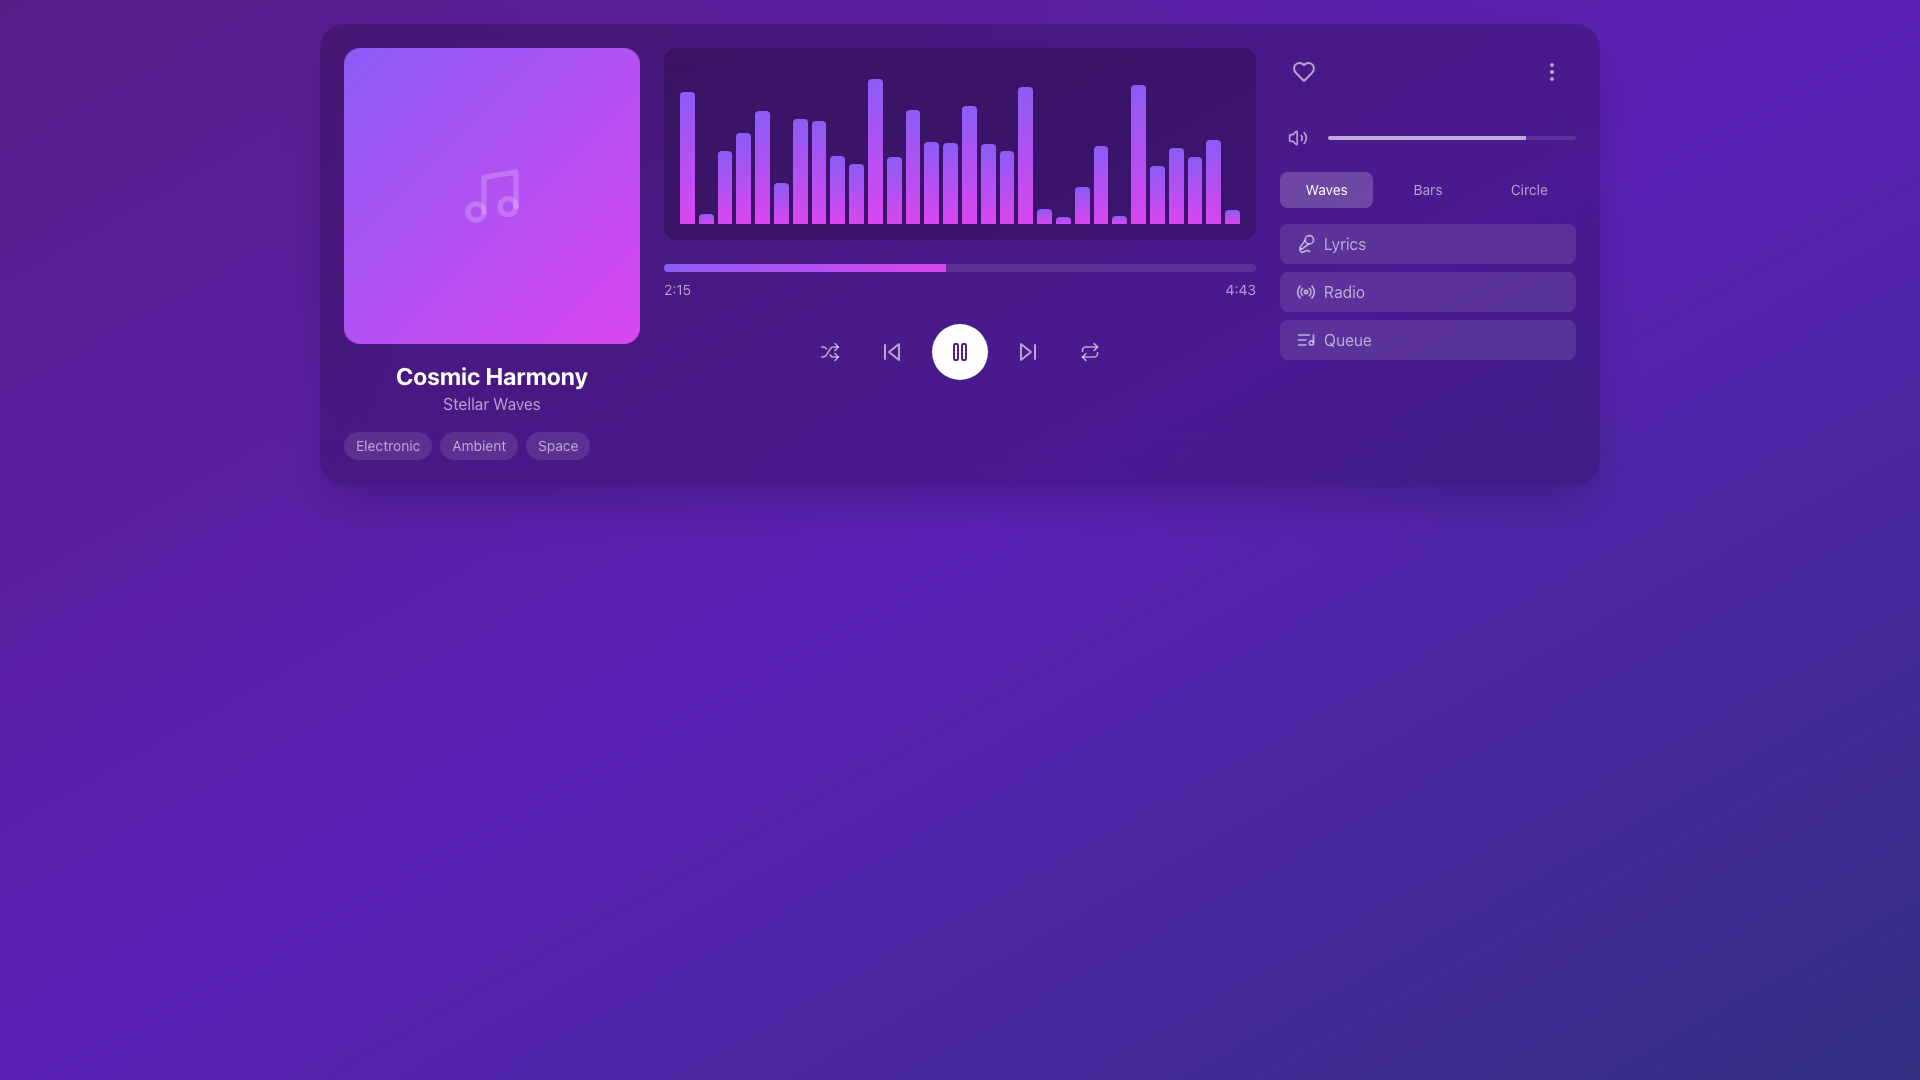 The height and width of the screenshot is (1080, 1920). Describe the element at coordinates (747, 266) in the screenshot. I see `the progress bar value` at that location.